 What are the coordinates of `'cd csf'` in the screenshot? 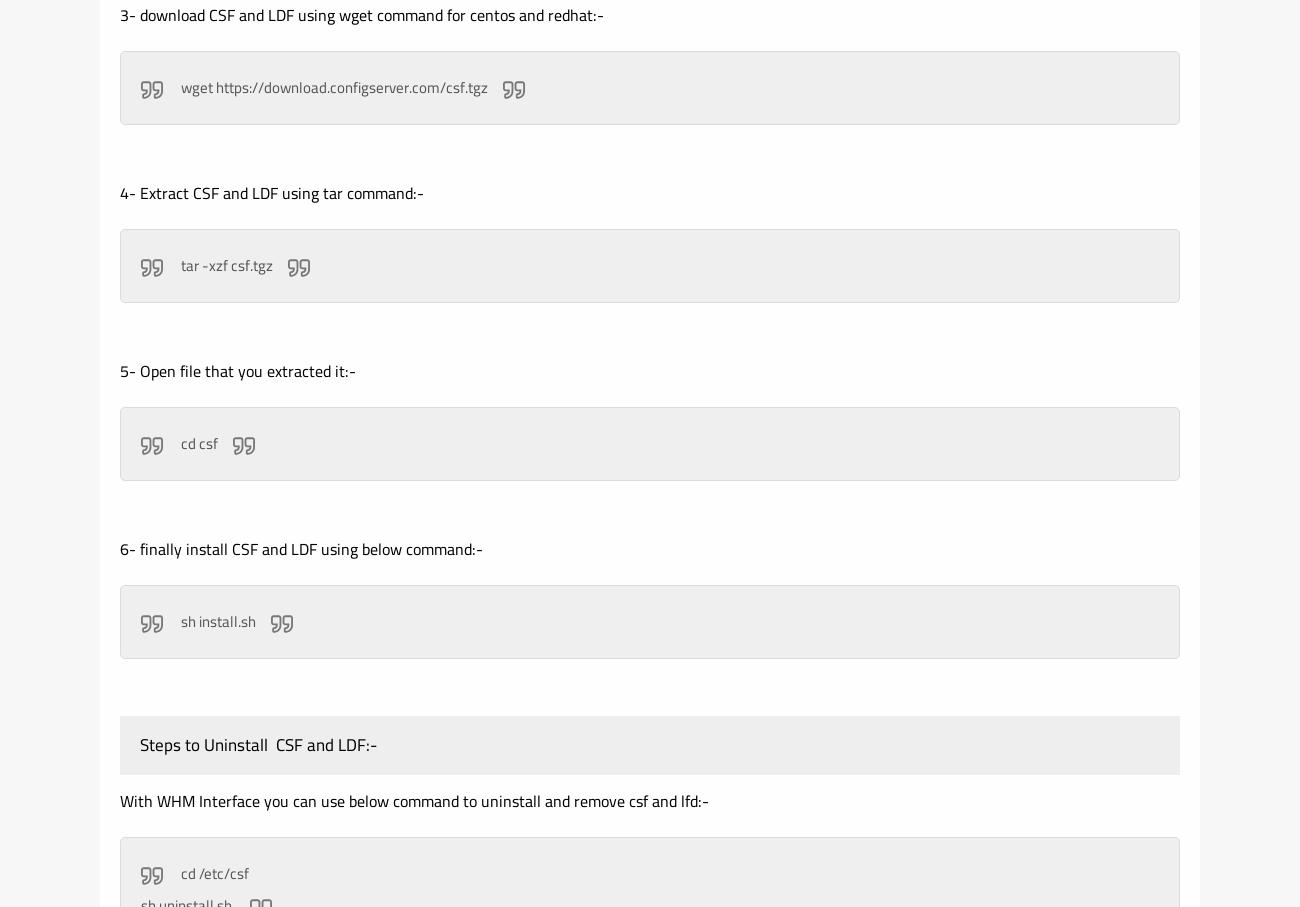 It's located at (197, 442).